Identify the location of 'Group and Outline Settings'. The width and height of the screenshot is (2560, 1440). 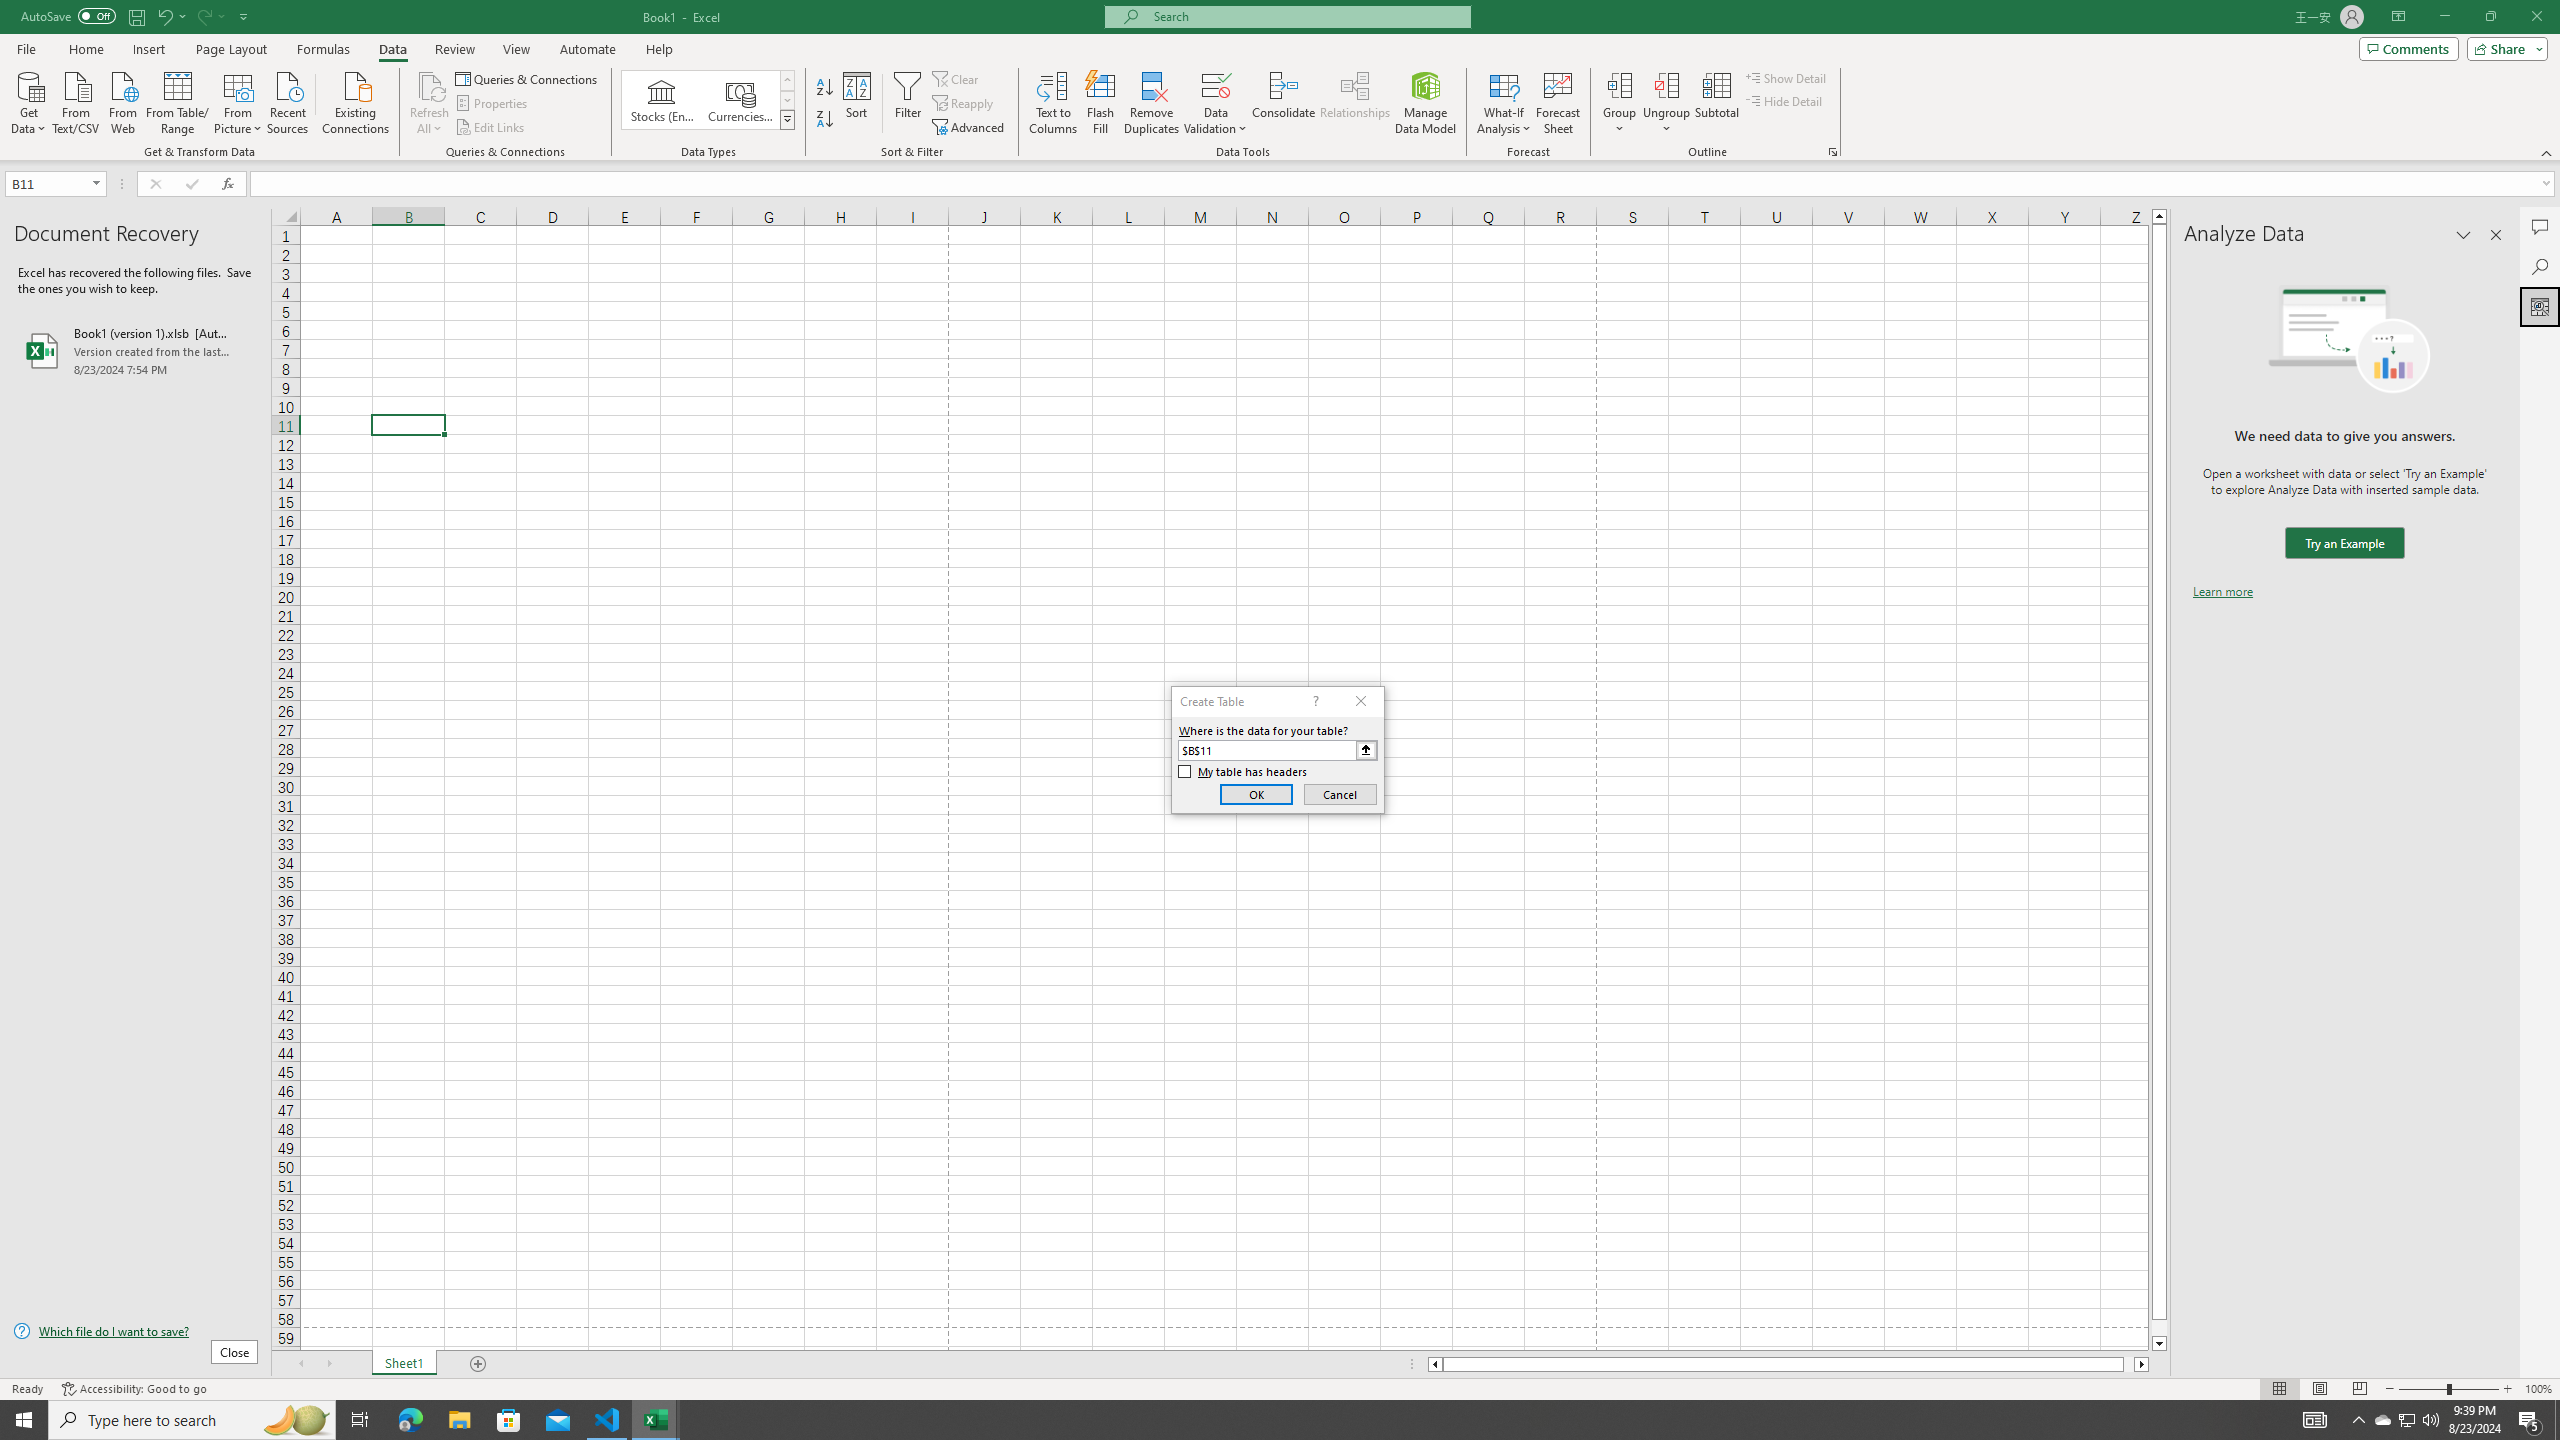
(1831, 150).